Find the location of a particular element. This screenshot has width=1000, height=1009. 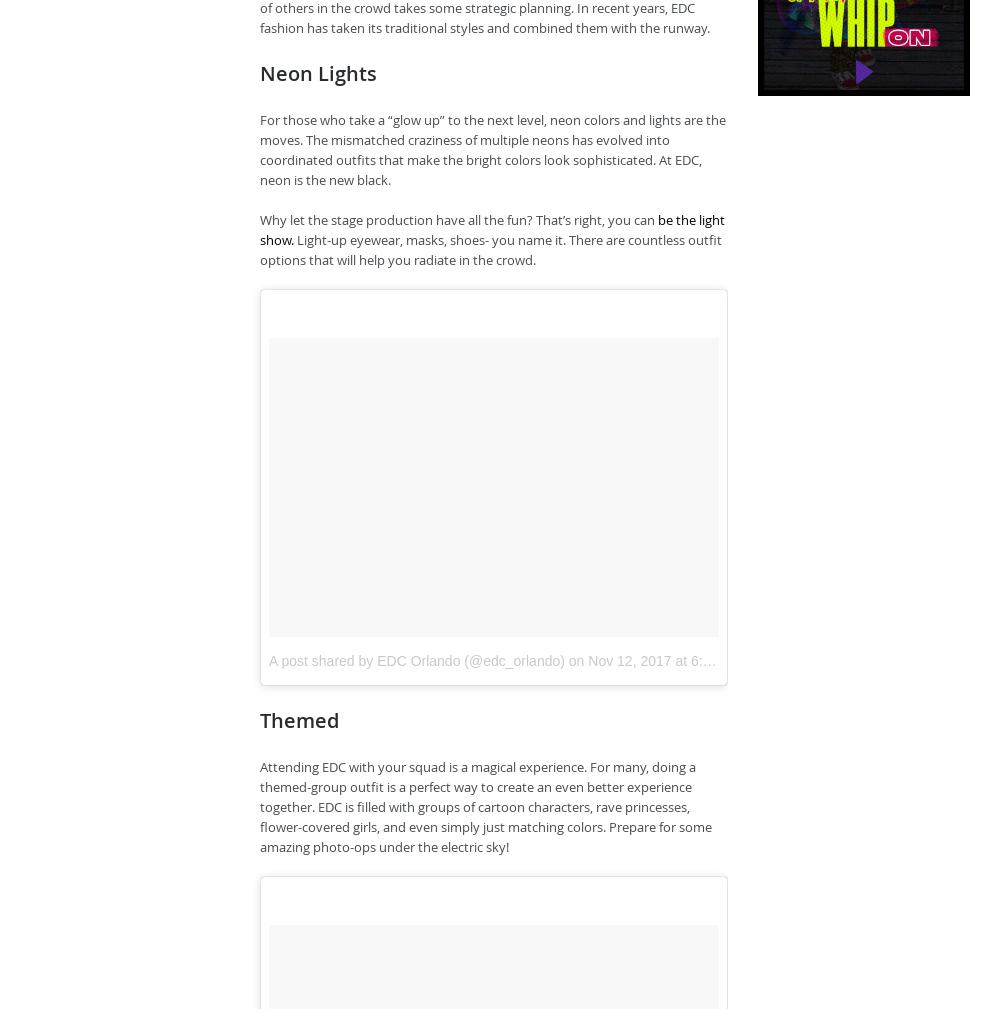

'Light-up eyewear, masks, shoes- you name it. There are countless outfit options that will help you radiate in the crowd.' is located at coordinates (260, 249).